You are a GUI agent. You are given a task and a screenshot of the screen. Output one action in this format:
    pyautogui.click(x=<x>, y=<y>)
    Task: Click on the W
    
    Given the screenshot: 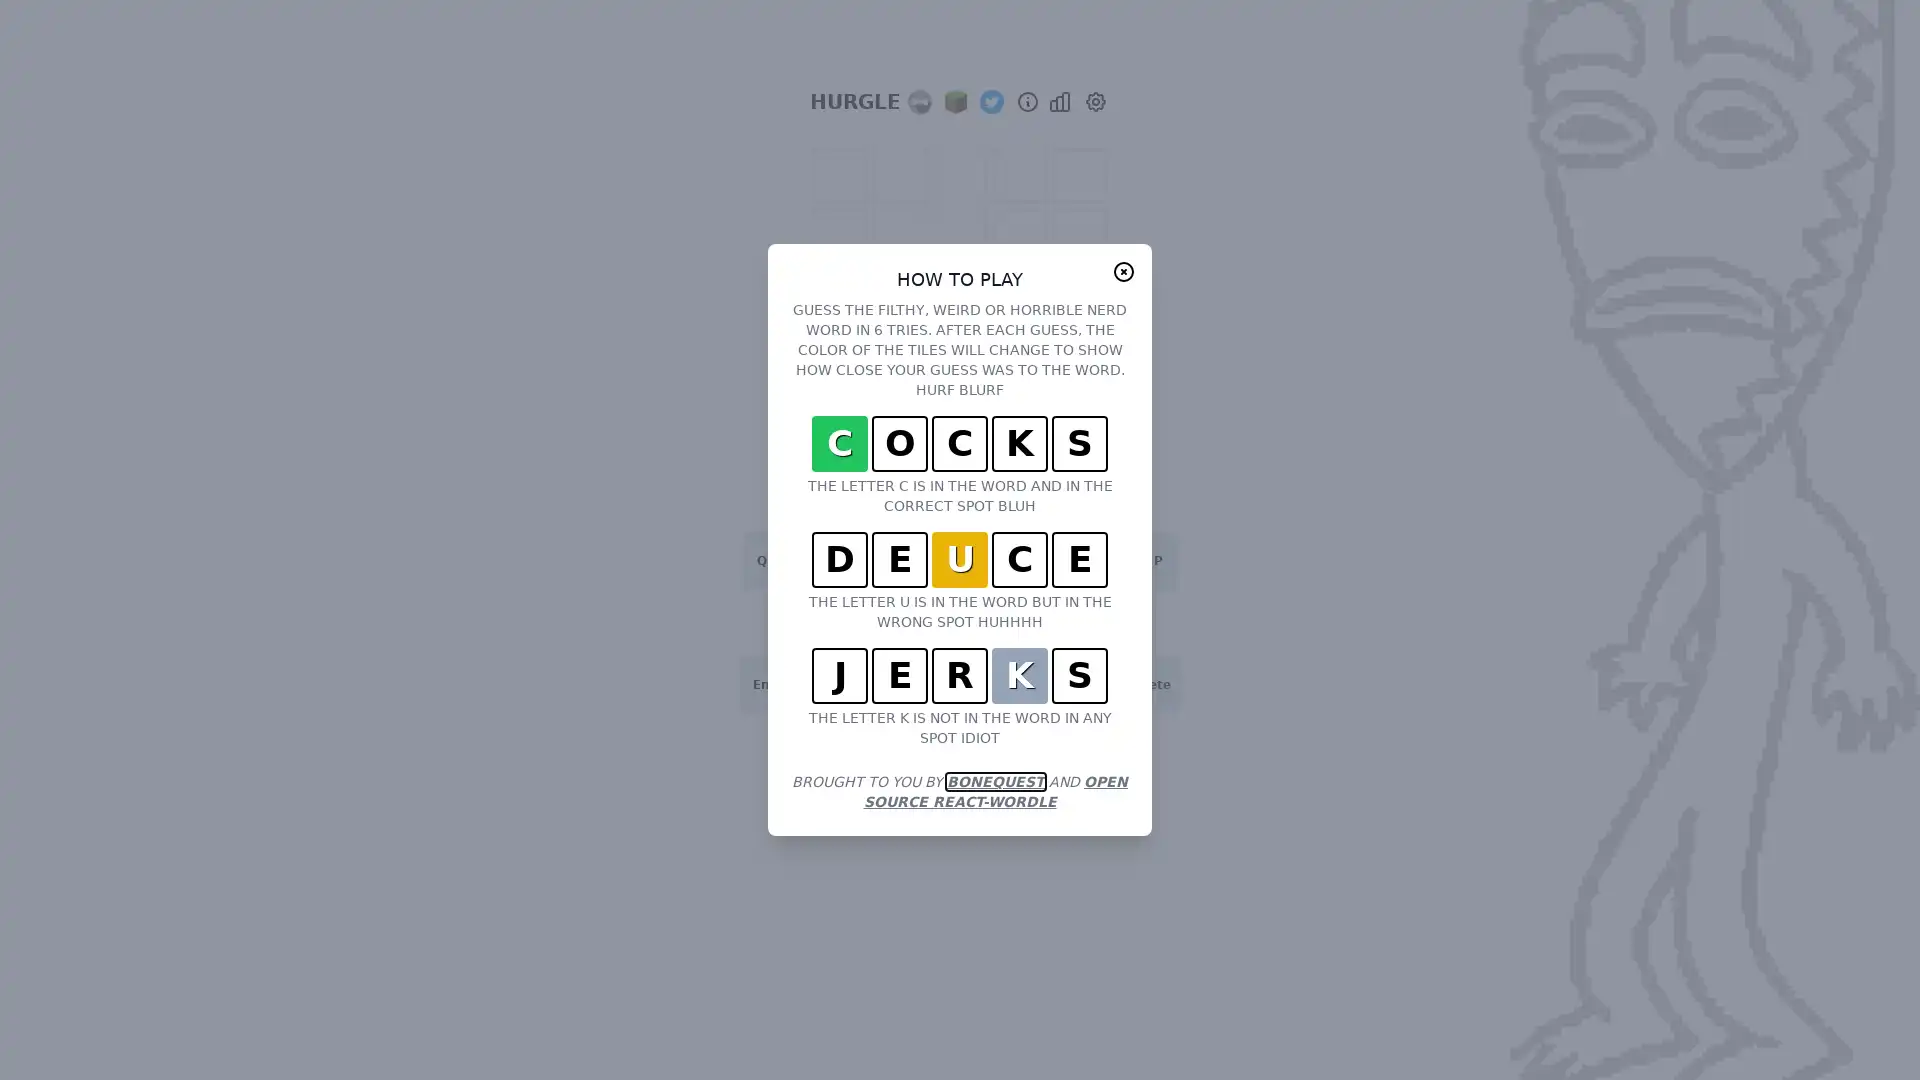 What is the action you would take?
    pyautogui.click(x=806, y=560)
    